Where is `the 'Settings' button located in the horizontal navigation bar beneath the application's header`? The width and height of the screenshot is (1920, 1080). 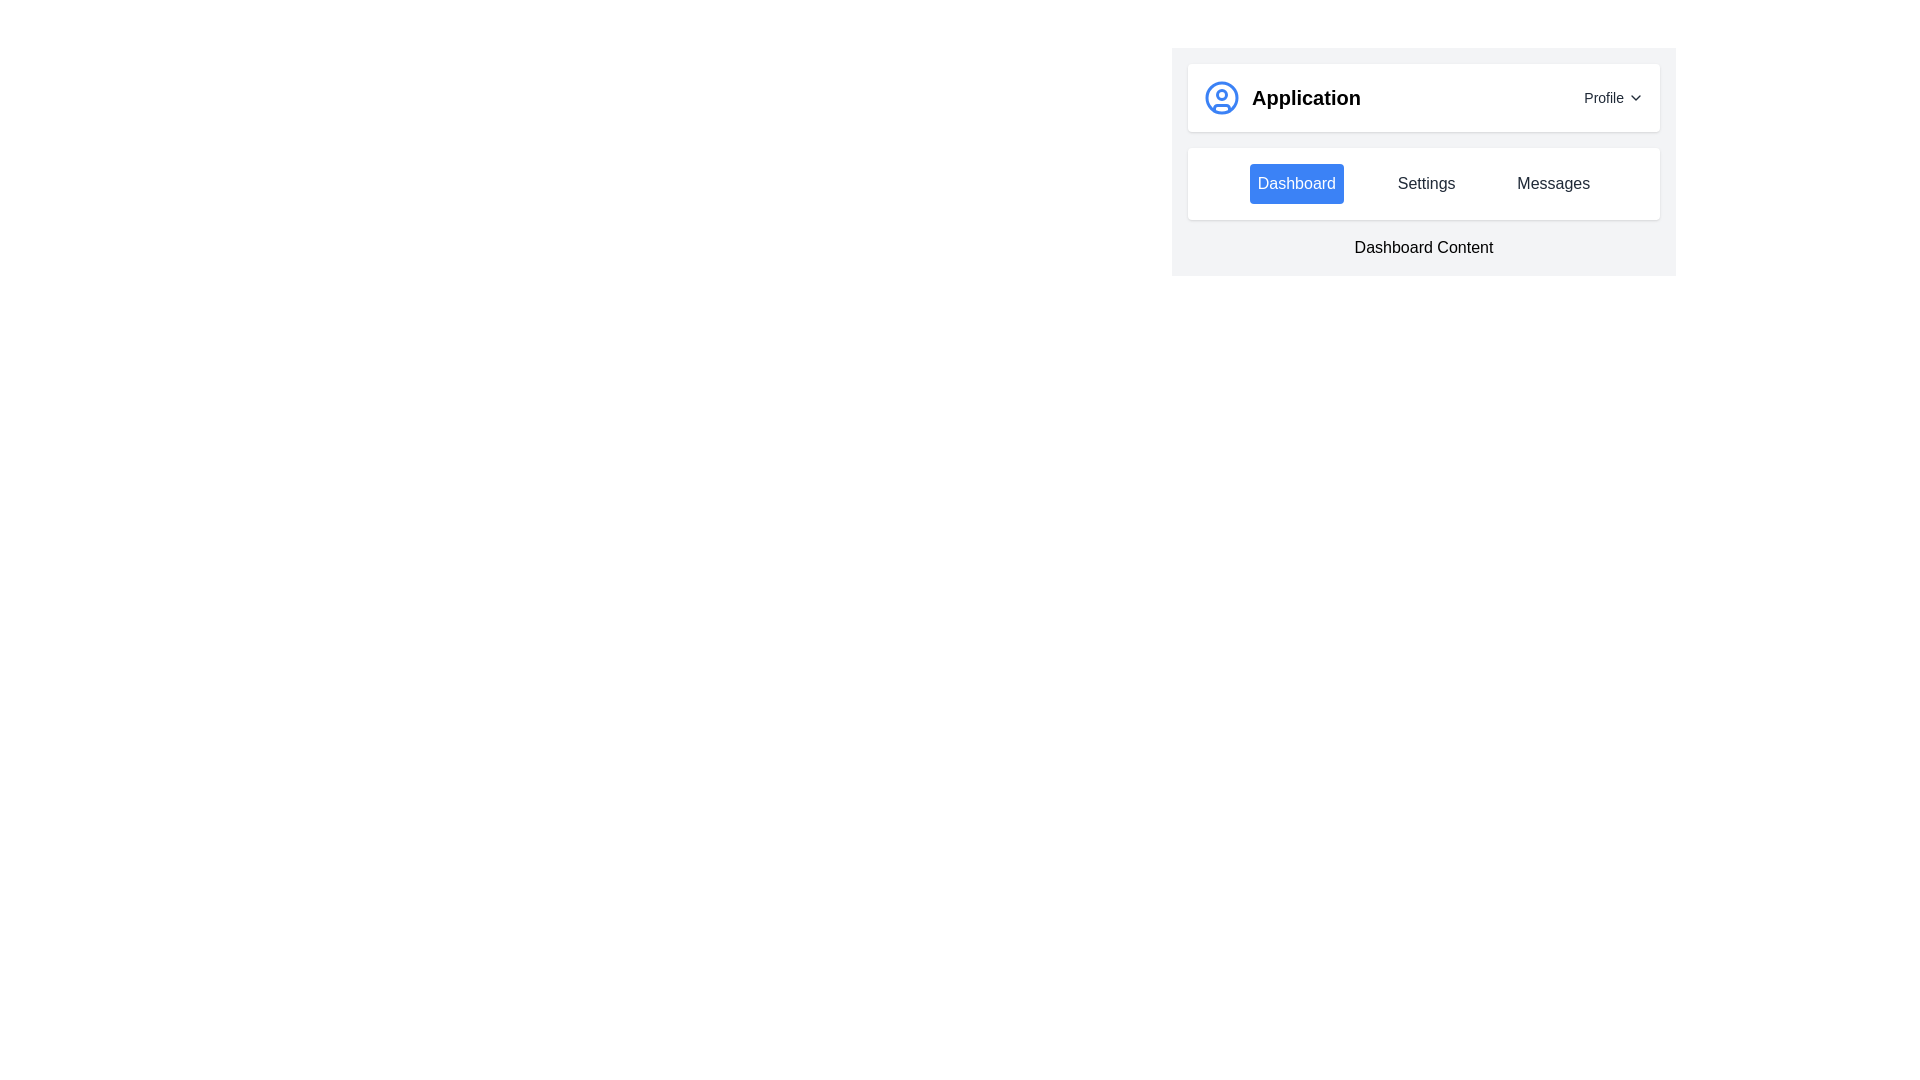 the 'Settings' button located in the horizontal navigation bar beneath the application's header is located at coordinates (1425, 184).